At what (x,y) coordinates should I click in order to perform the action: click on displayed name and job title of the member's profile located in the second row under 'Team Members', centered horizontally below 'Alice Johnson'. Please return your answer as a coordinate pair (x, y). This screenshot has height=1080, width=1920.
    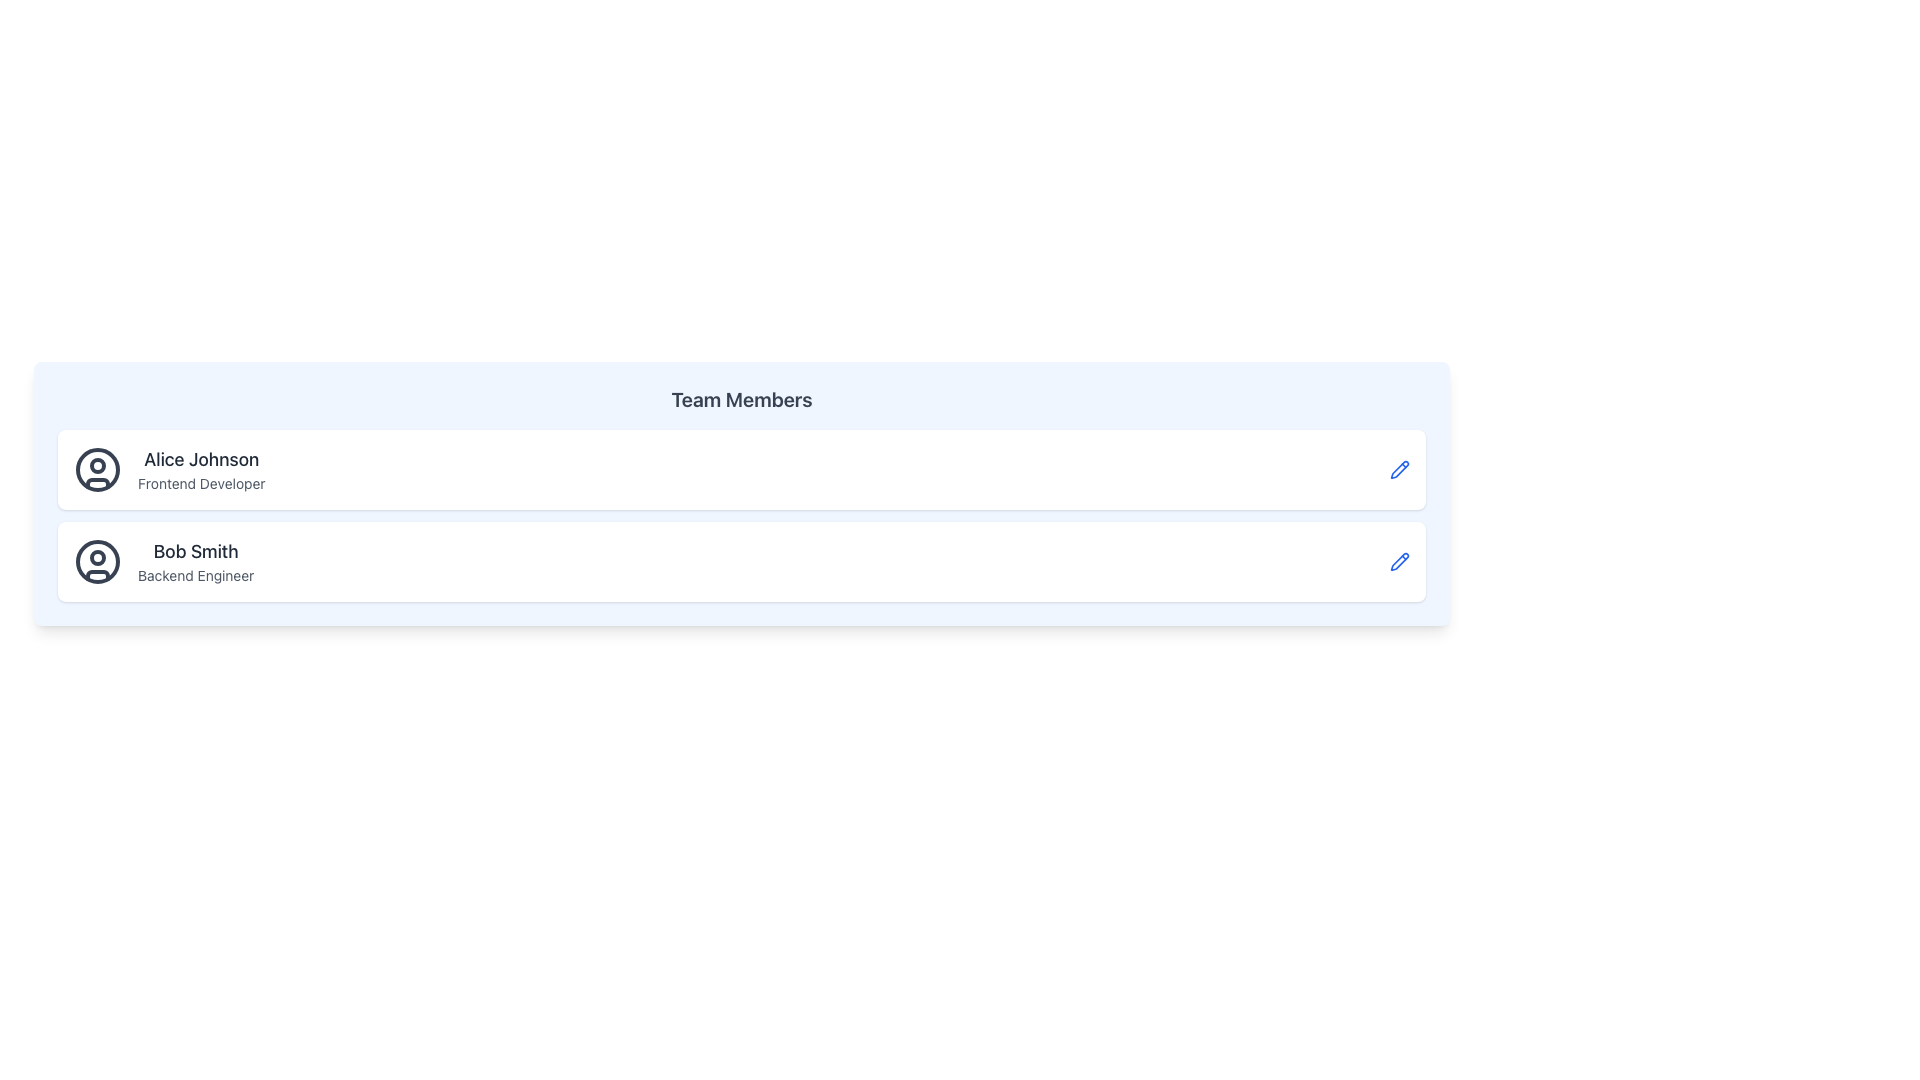
    Looking at the image, I should click on (196, 562).